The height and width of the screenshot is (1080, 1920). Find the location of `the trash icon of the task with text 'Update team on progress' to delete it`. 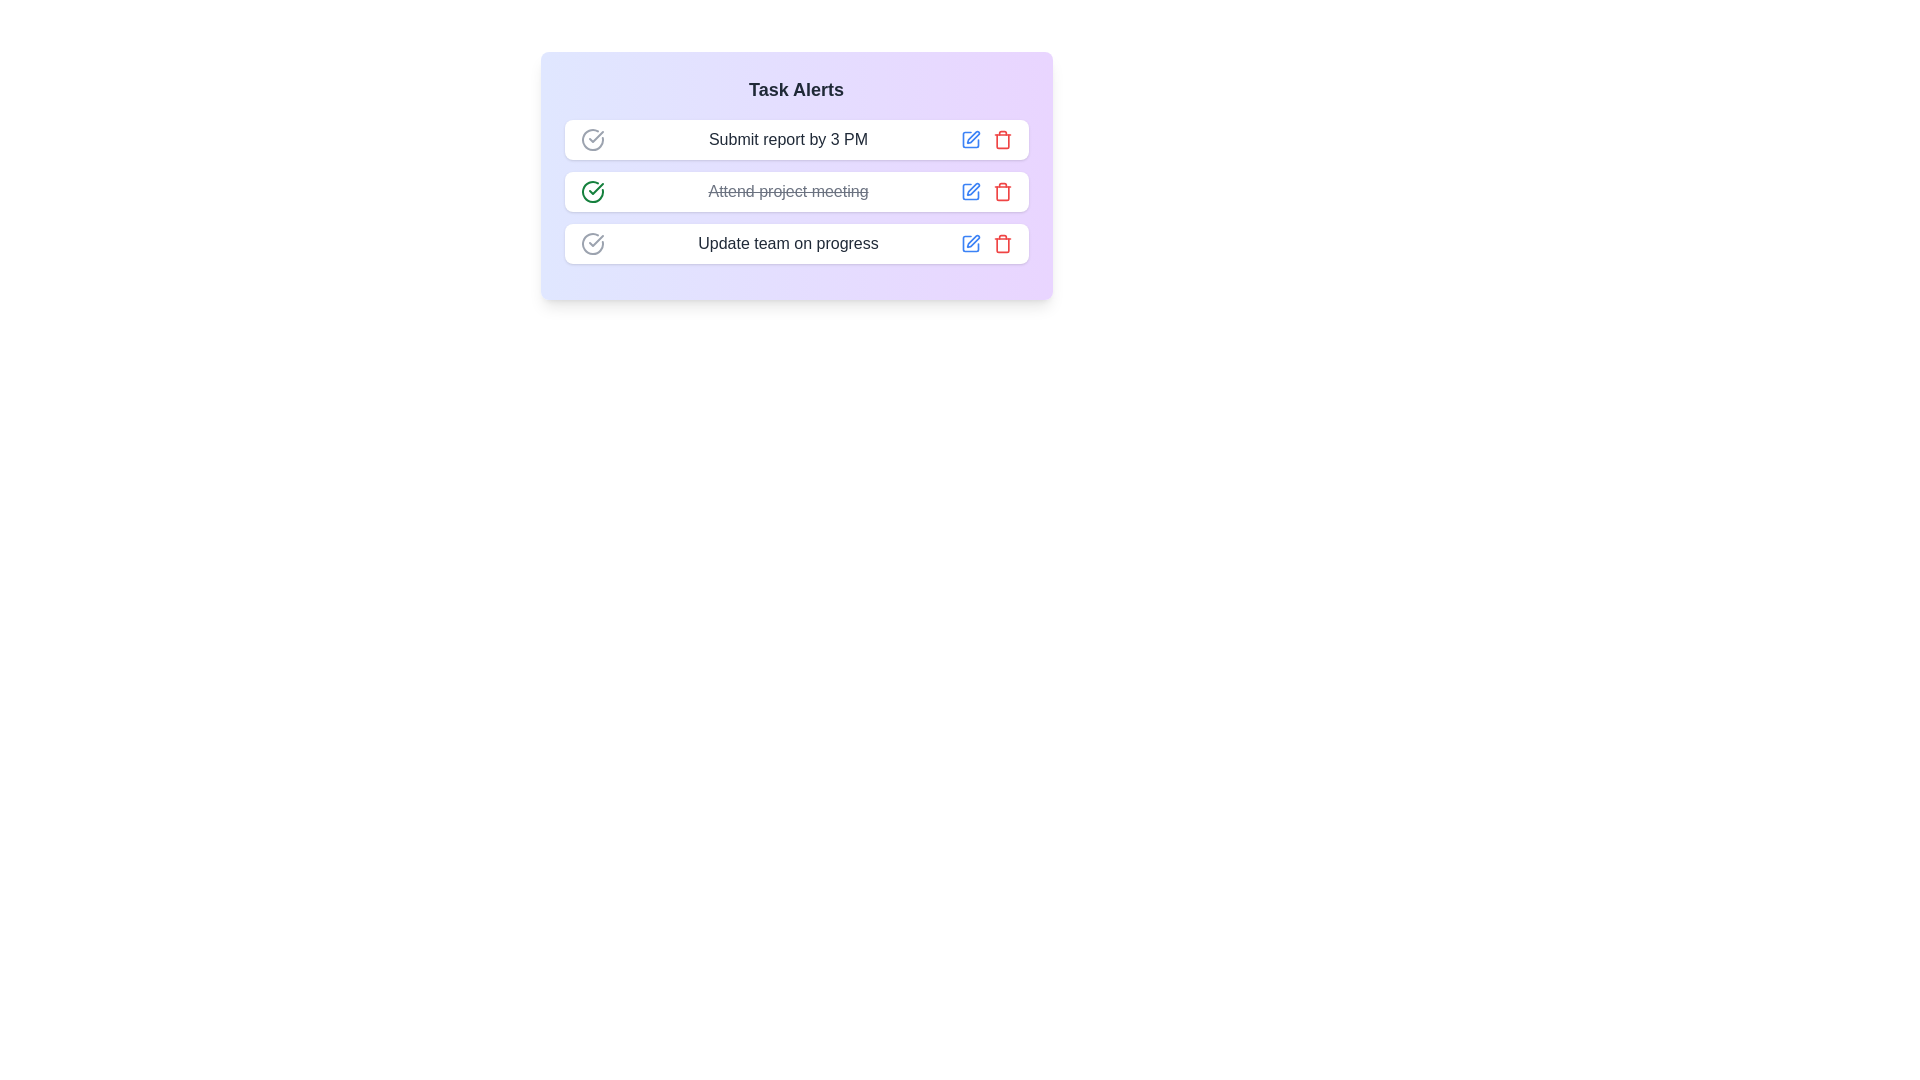

the trash icon of the task with text 'Update team on progress' to delete it is located at coordinates (1002, 242).